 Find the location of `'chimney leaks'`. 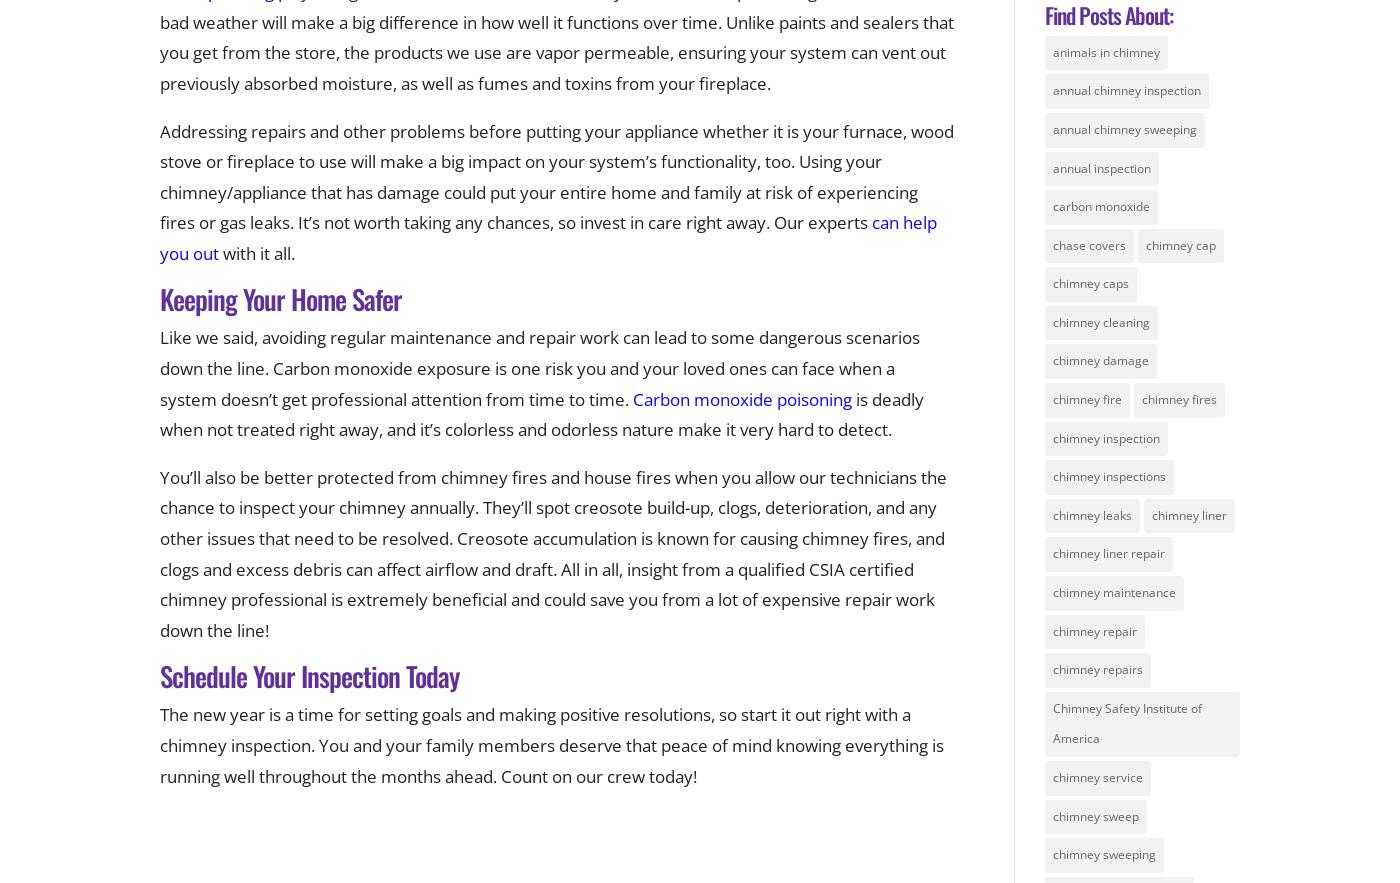

'chimney leaks' is located at coordinates (1051, 513).